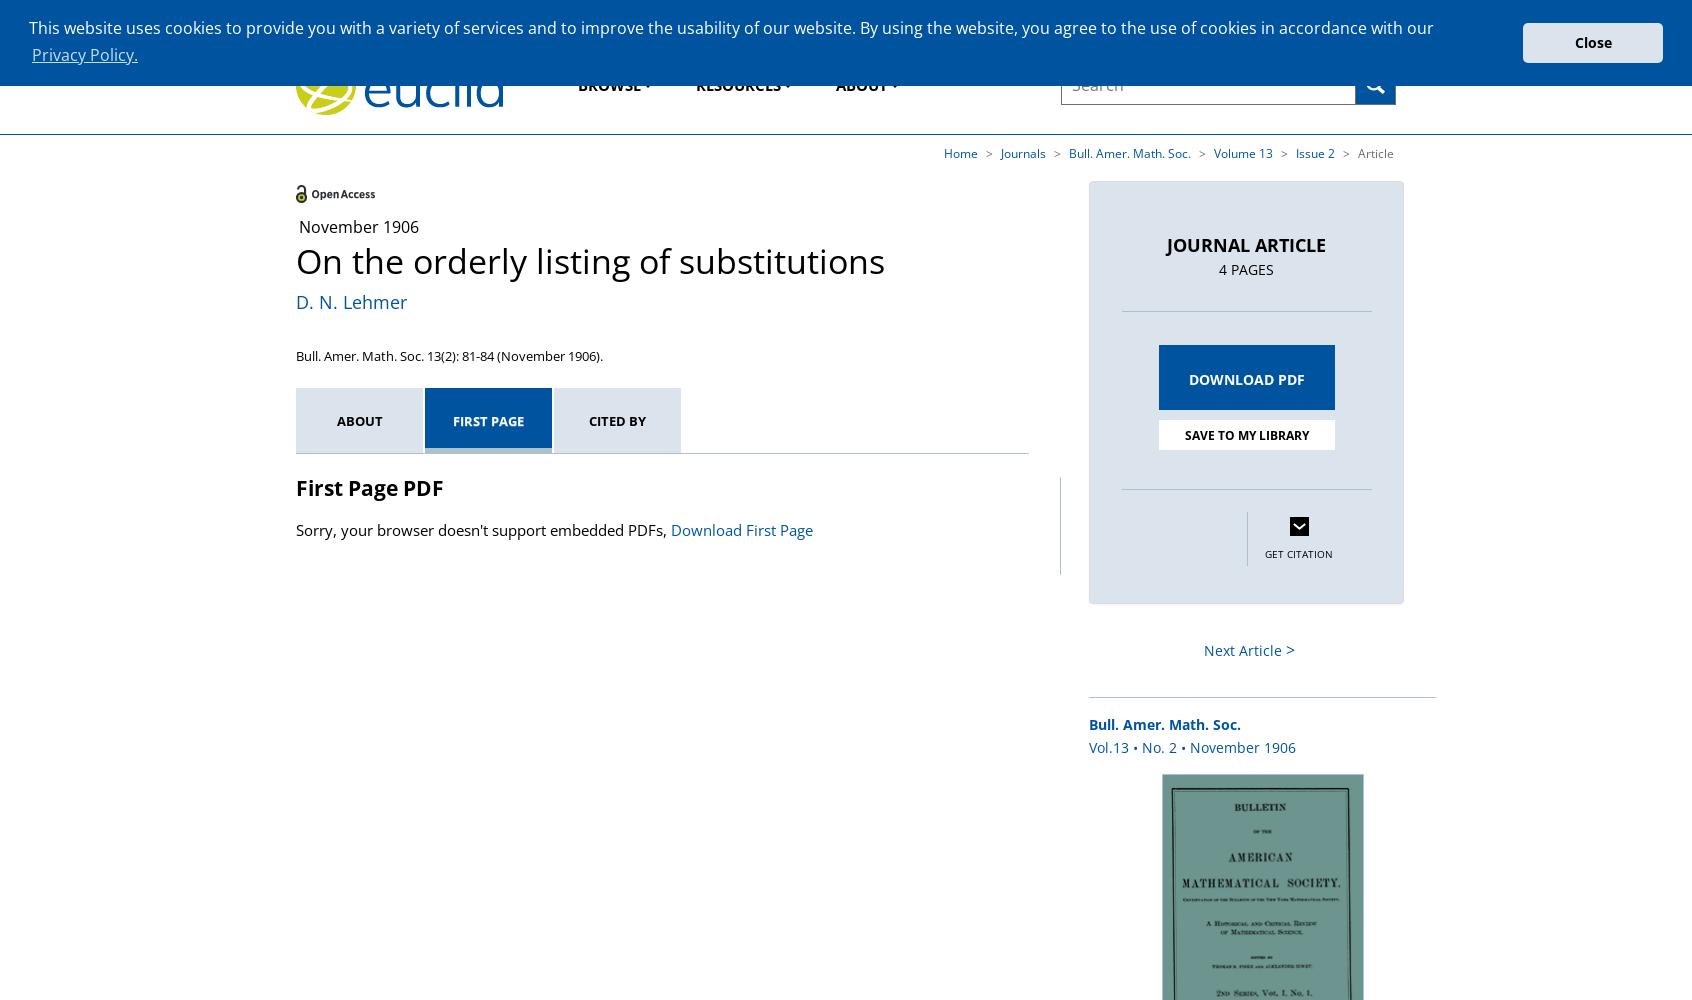 The width and height of the screenshot is (1692, 1000). What do you see at coordinates (962, 153) in the screenshot?
I see `'Home'` at bounding box center [962, 153].